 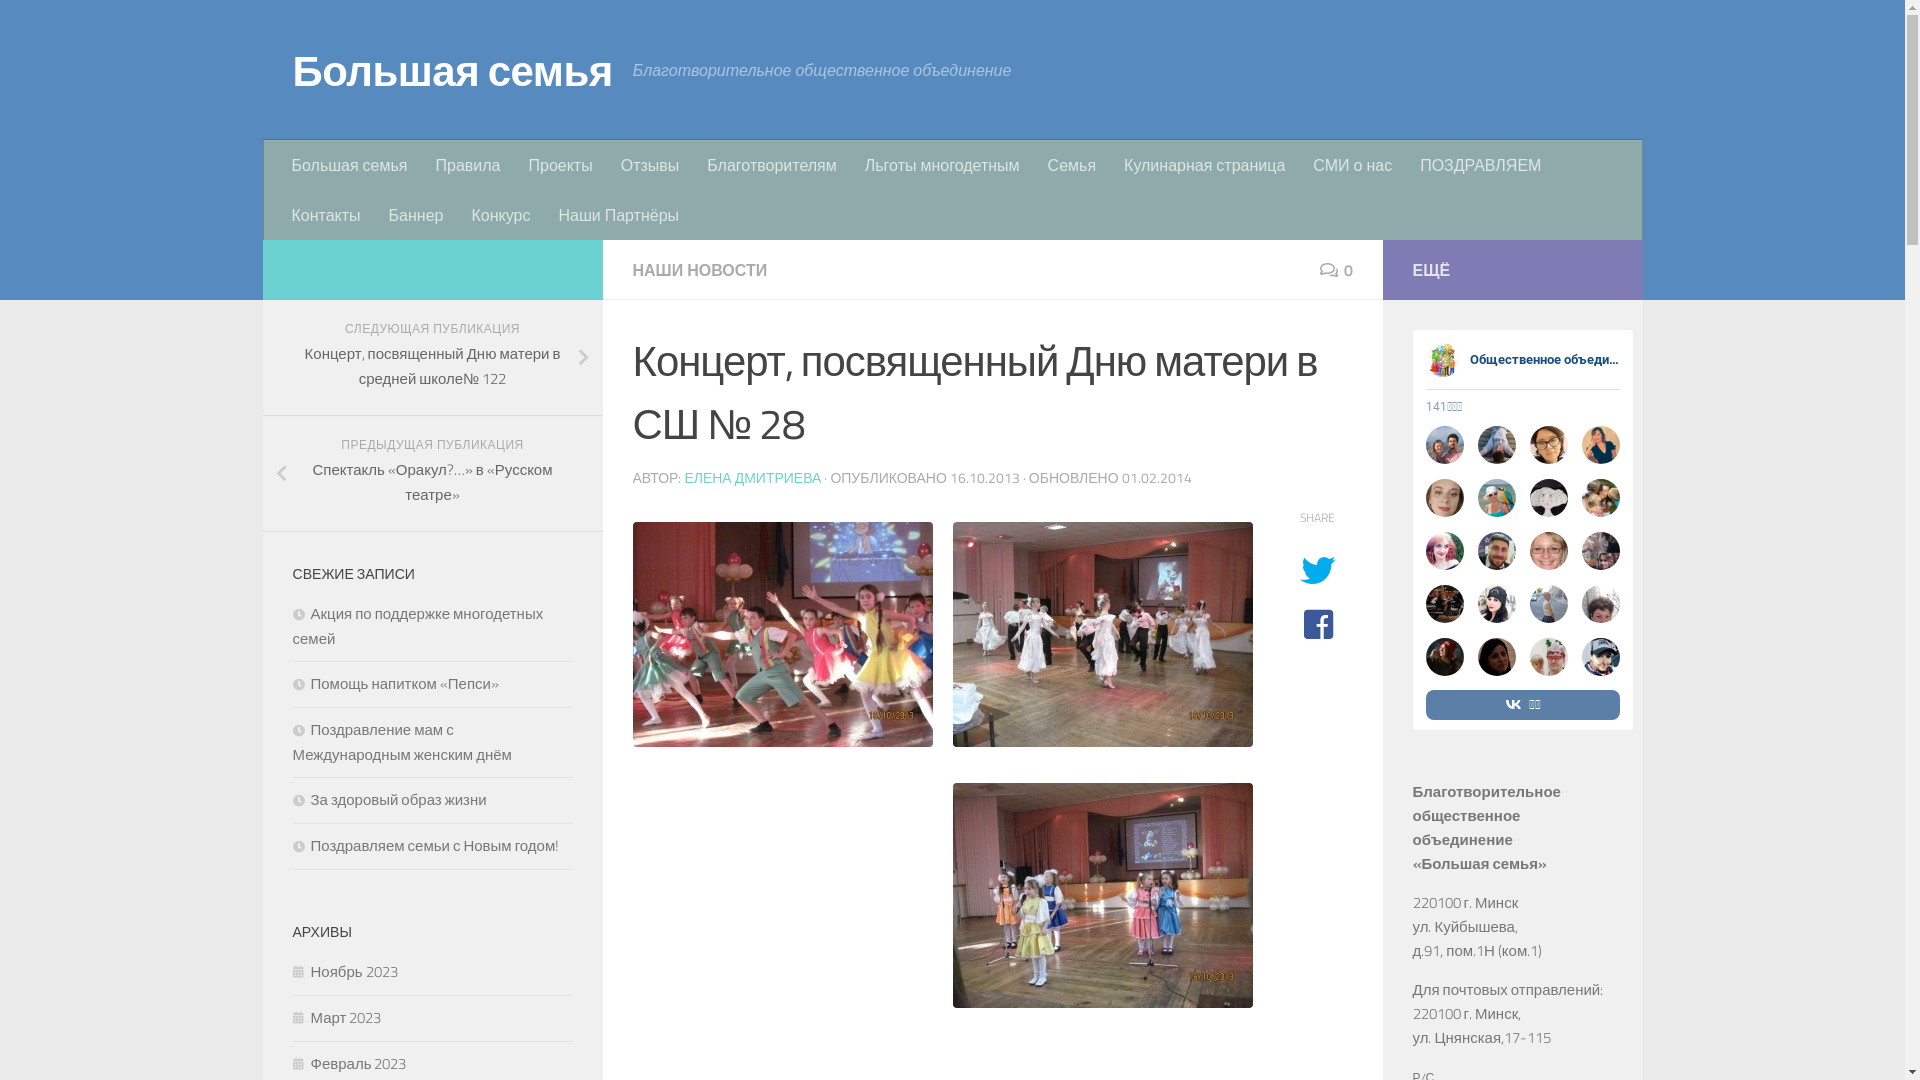 What do you see at coordinates (1336, 270) in the screenshot?
I see `'0'` at bounding box center [1336, 270].